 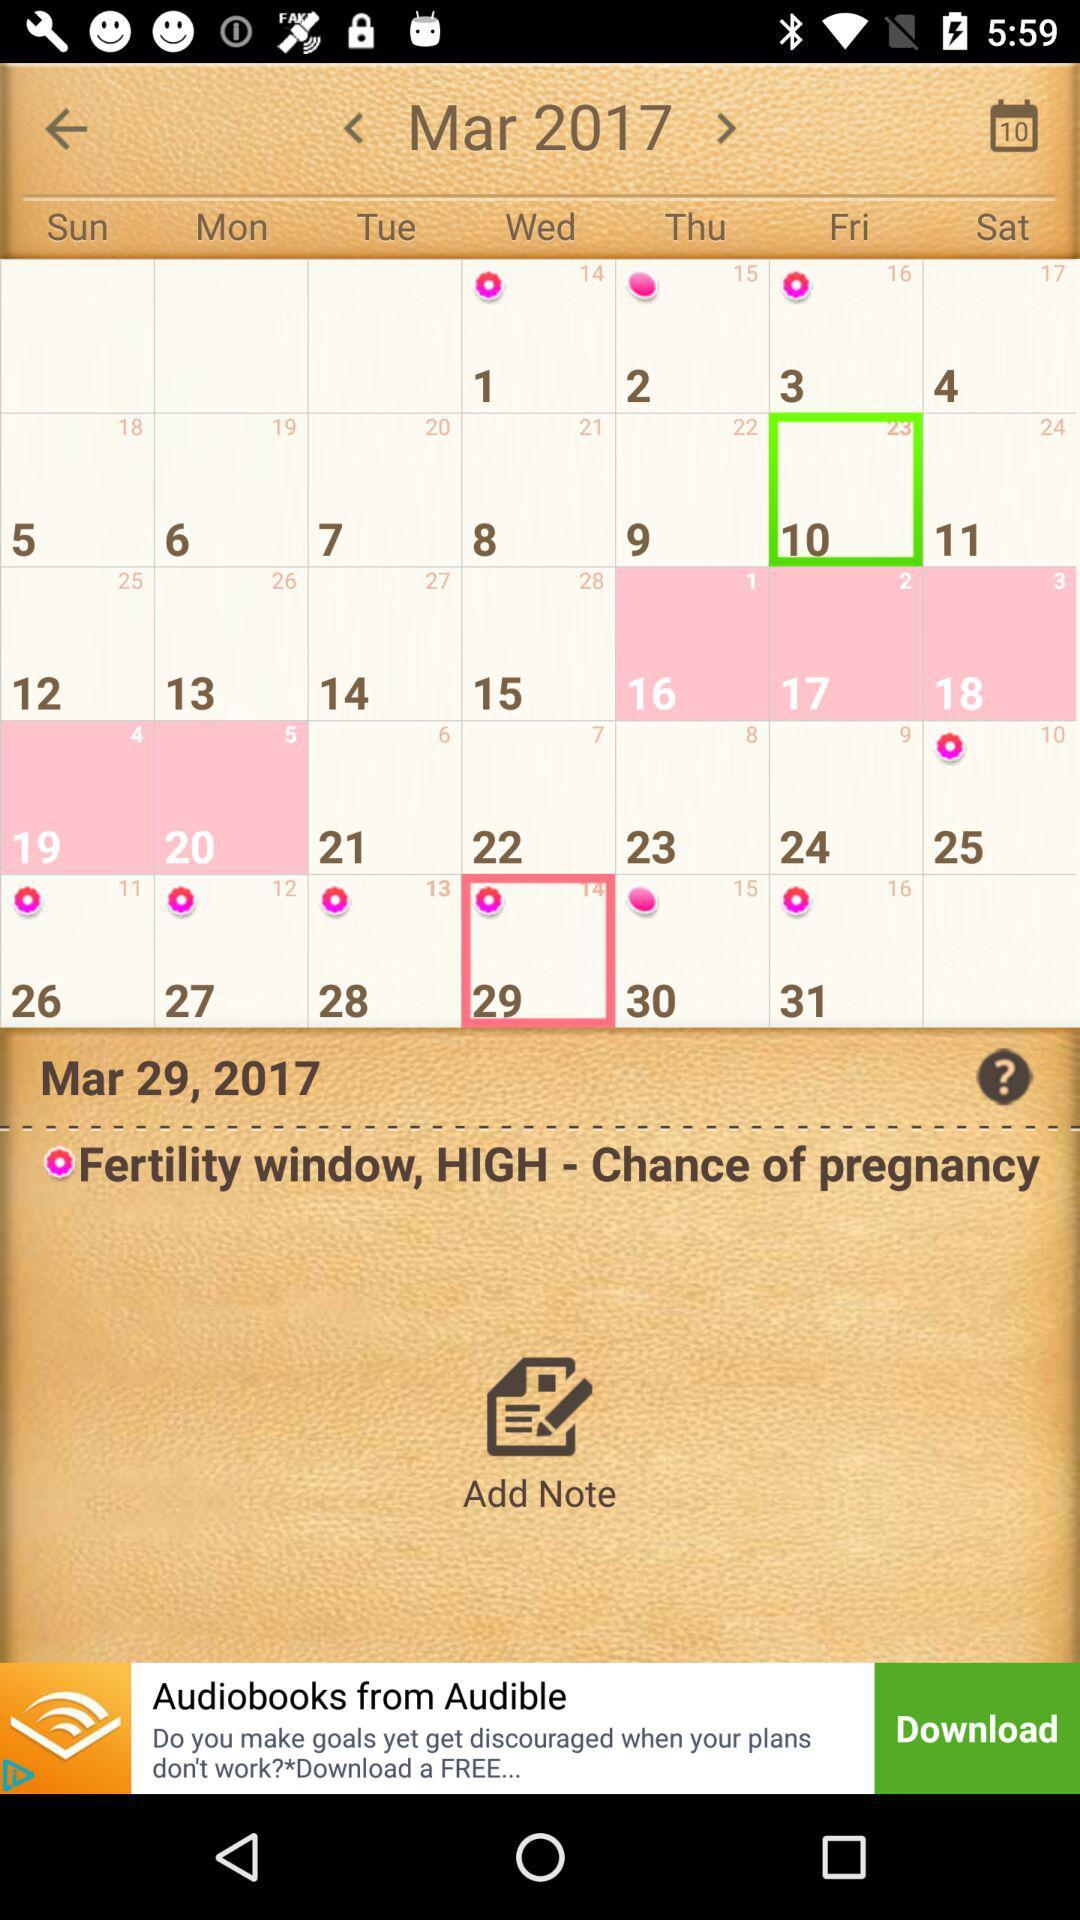 What do you see at coordinates (18, 1775) in the screenshot?
I see `the play icon` at bounding box center [18, 1775].